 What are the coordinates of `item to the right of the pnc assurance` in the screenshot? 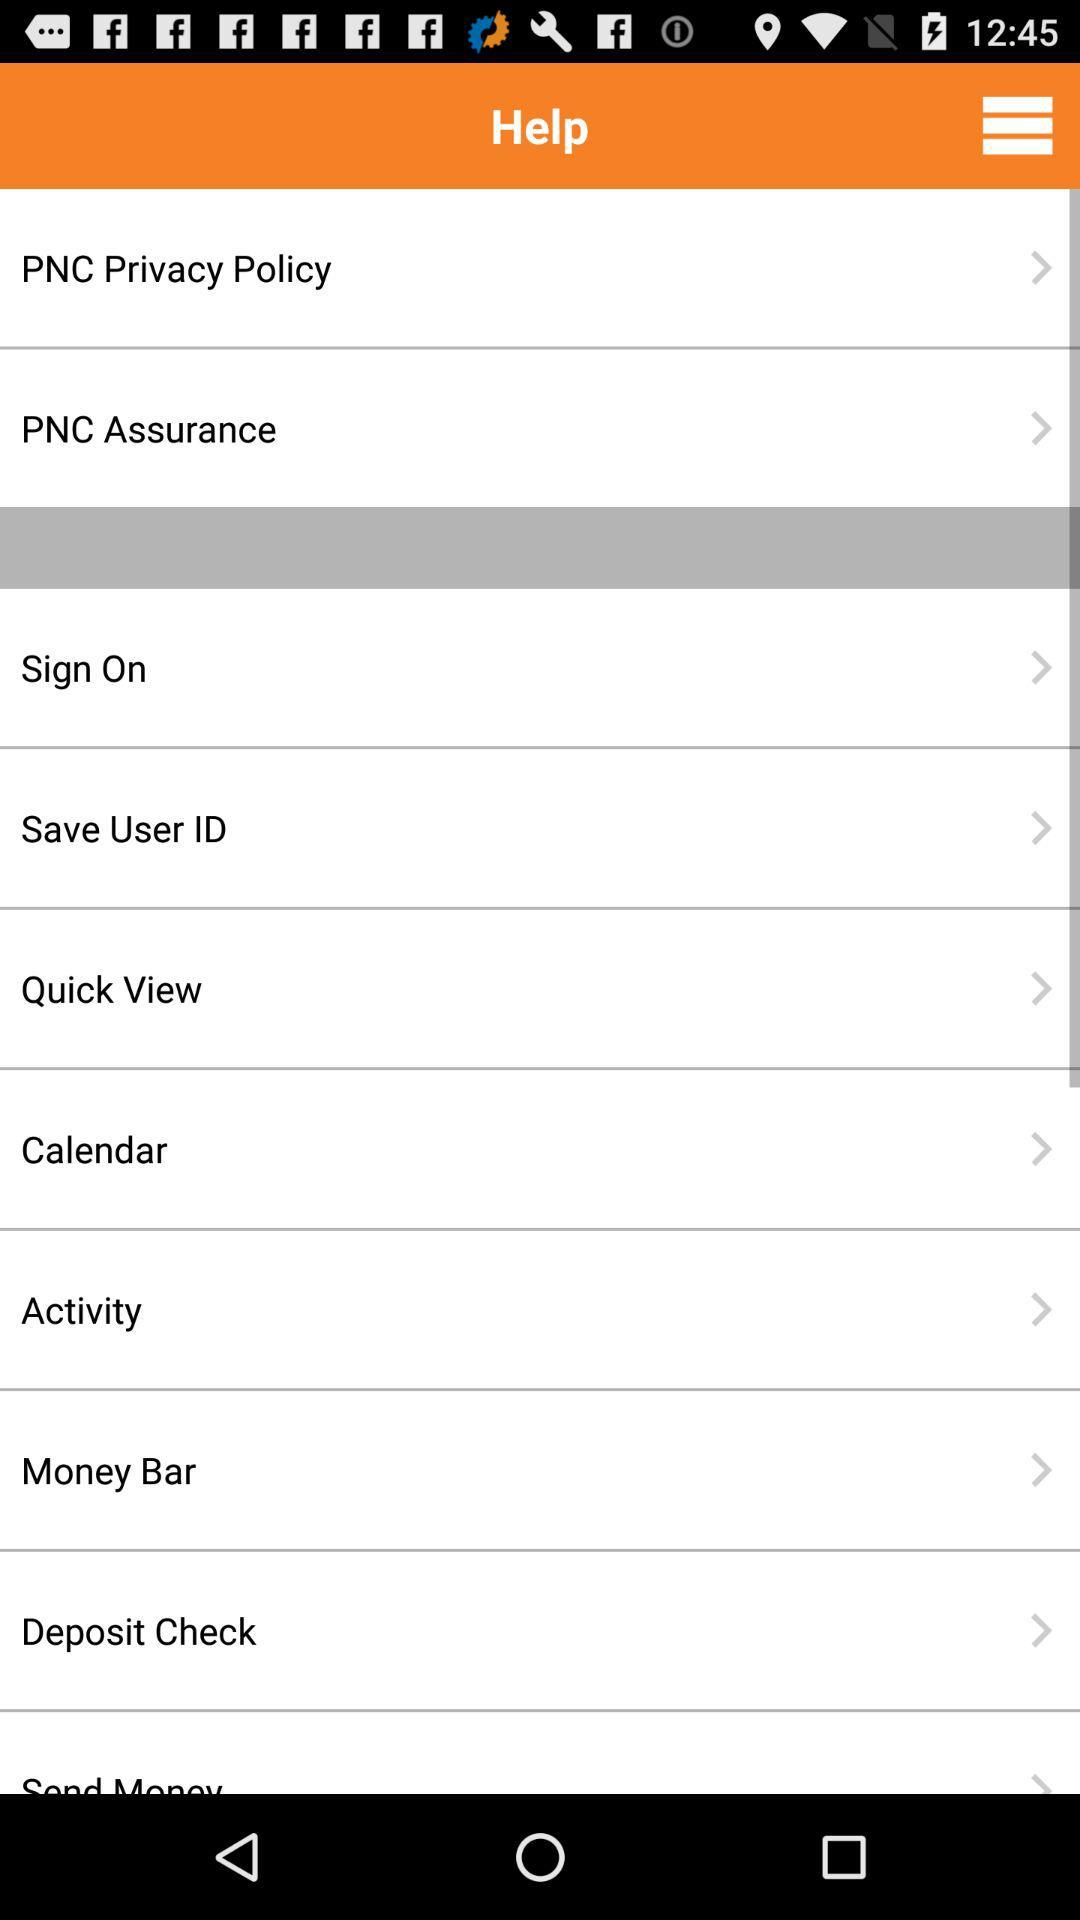 It's located at (1040, 427).